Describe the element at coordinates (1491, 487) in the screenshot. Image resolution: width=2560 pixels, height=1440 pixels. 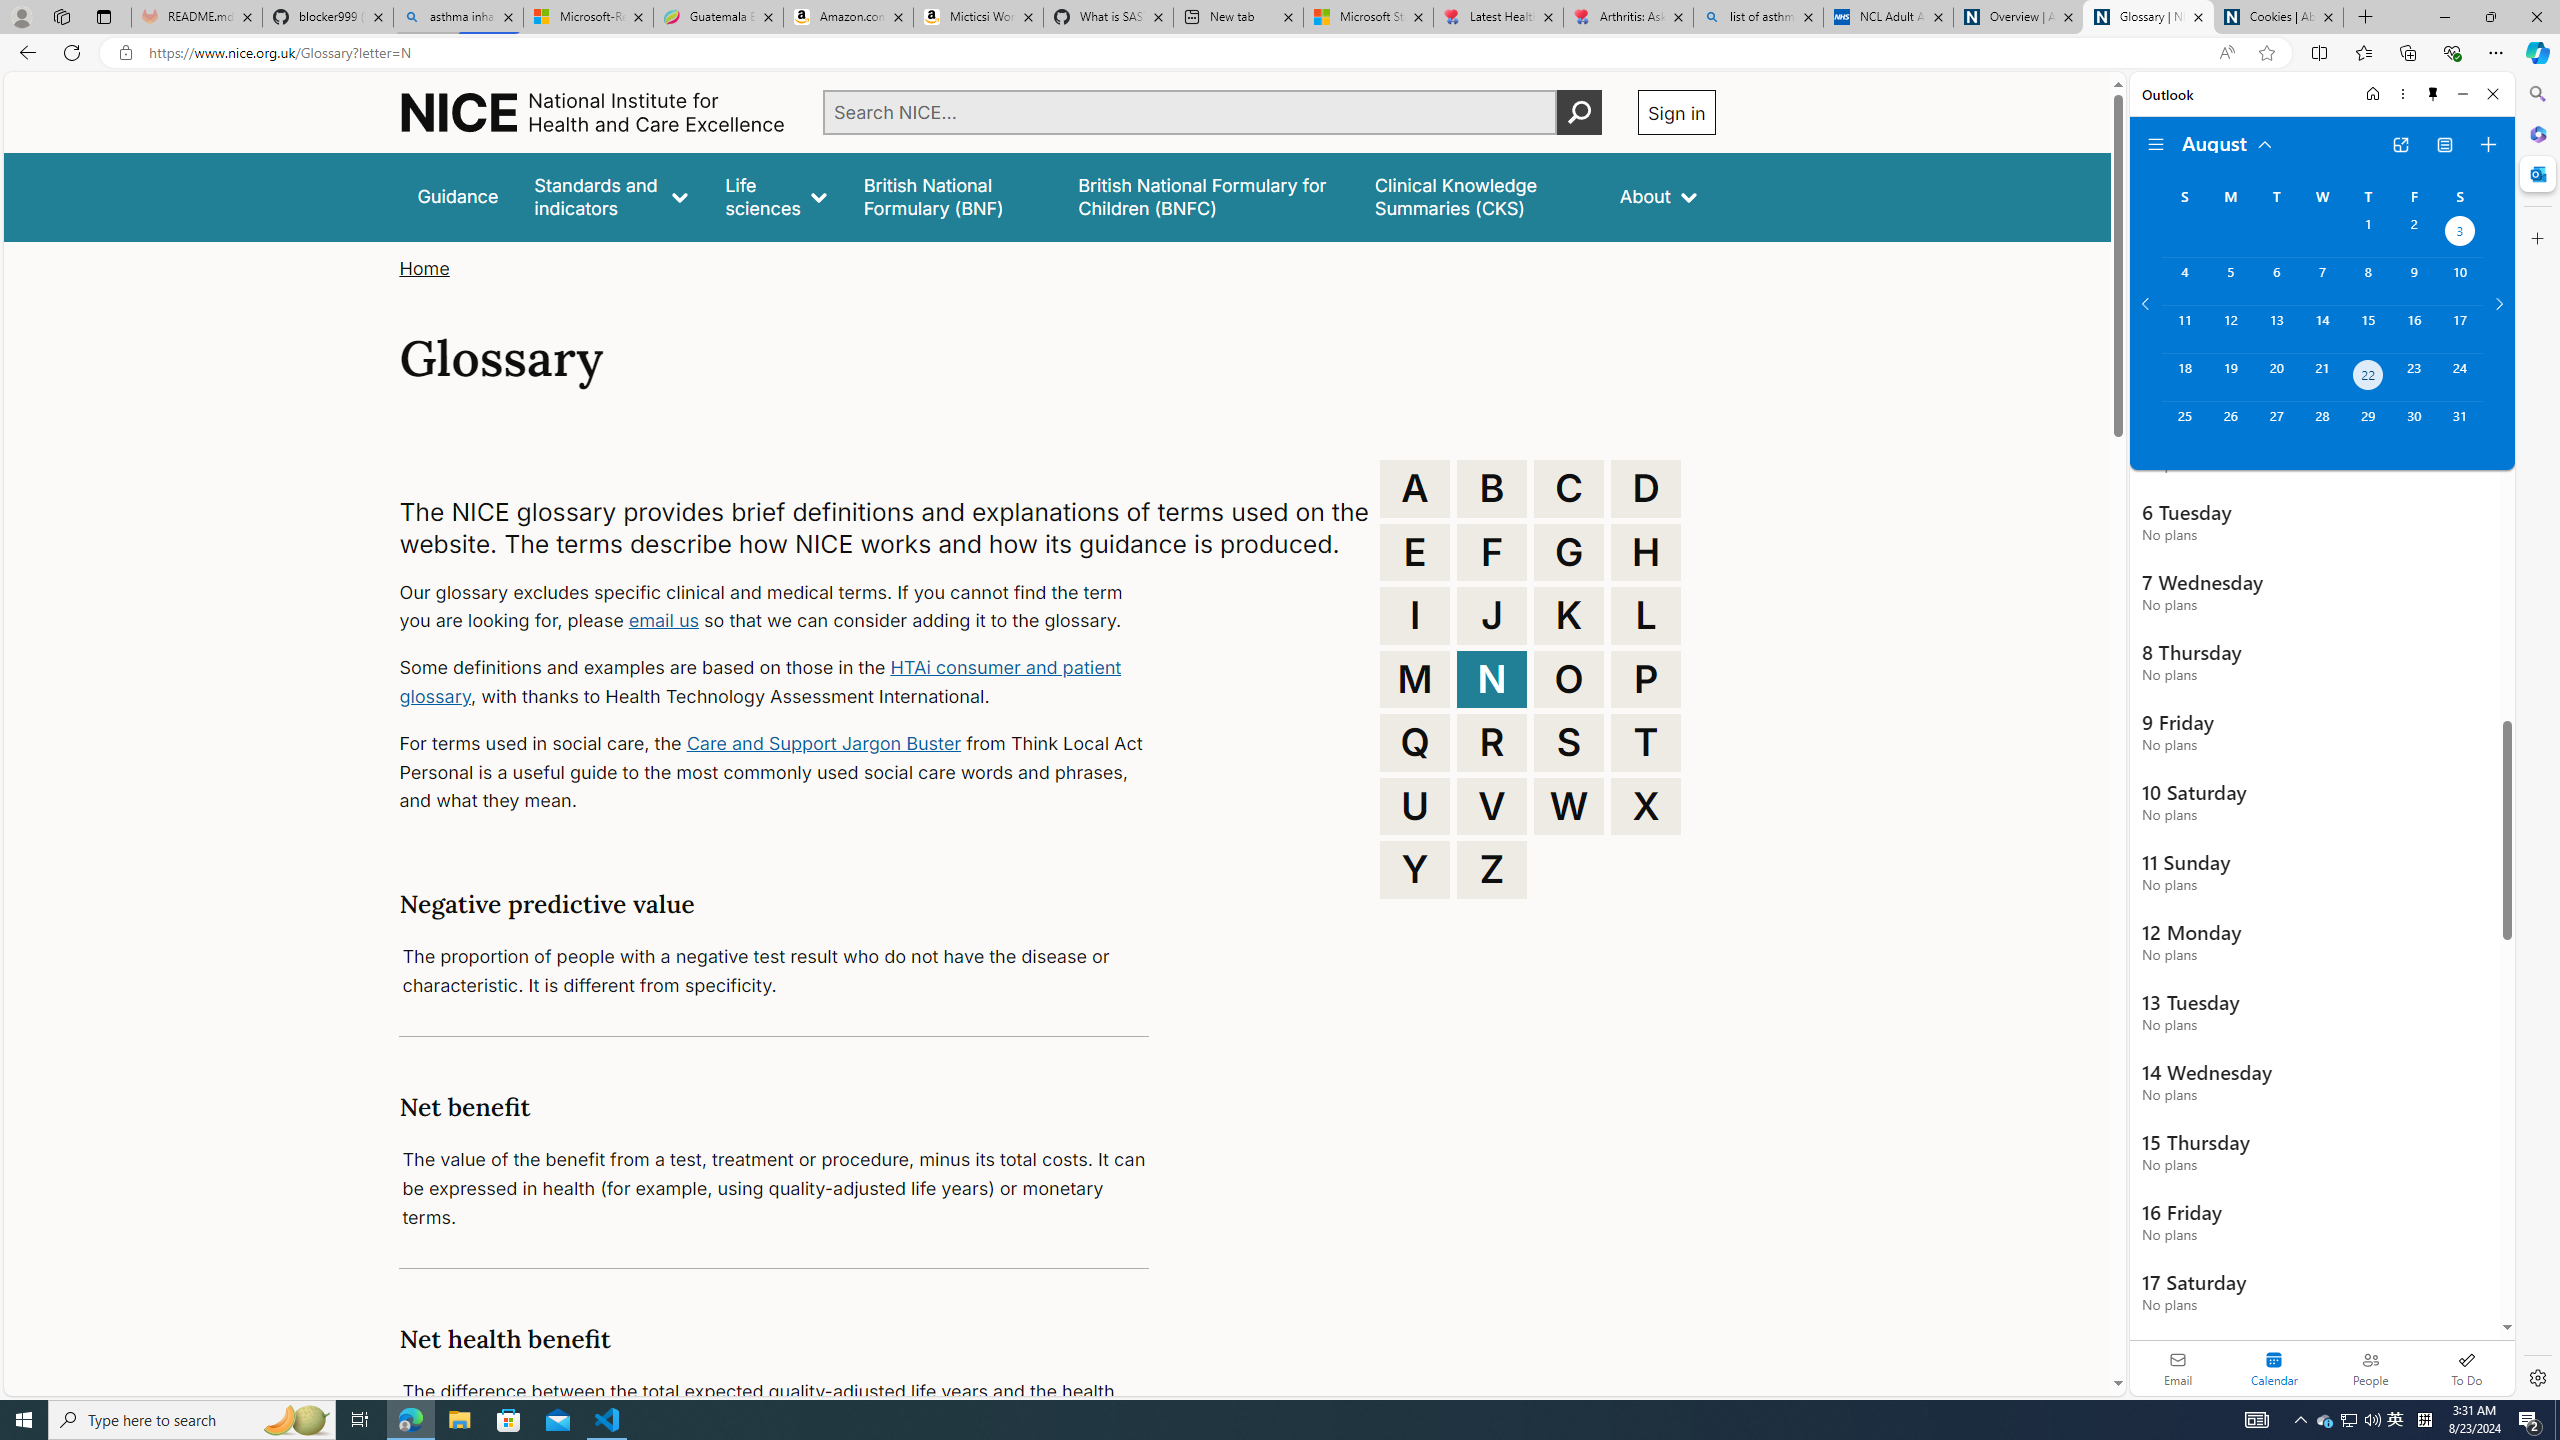
I see `'B'` at that location.